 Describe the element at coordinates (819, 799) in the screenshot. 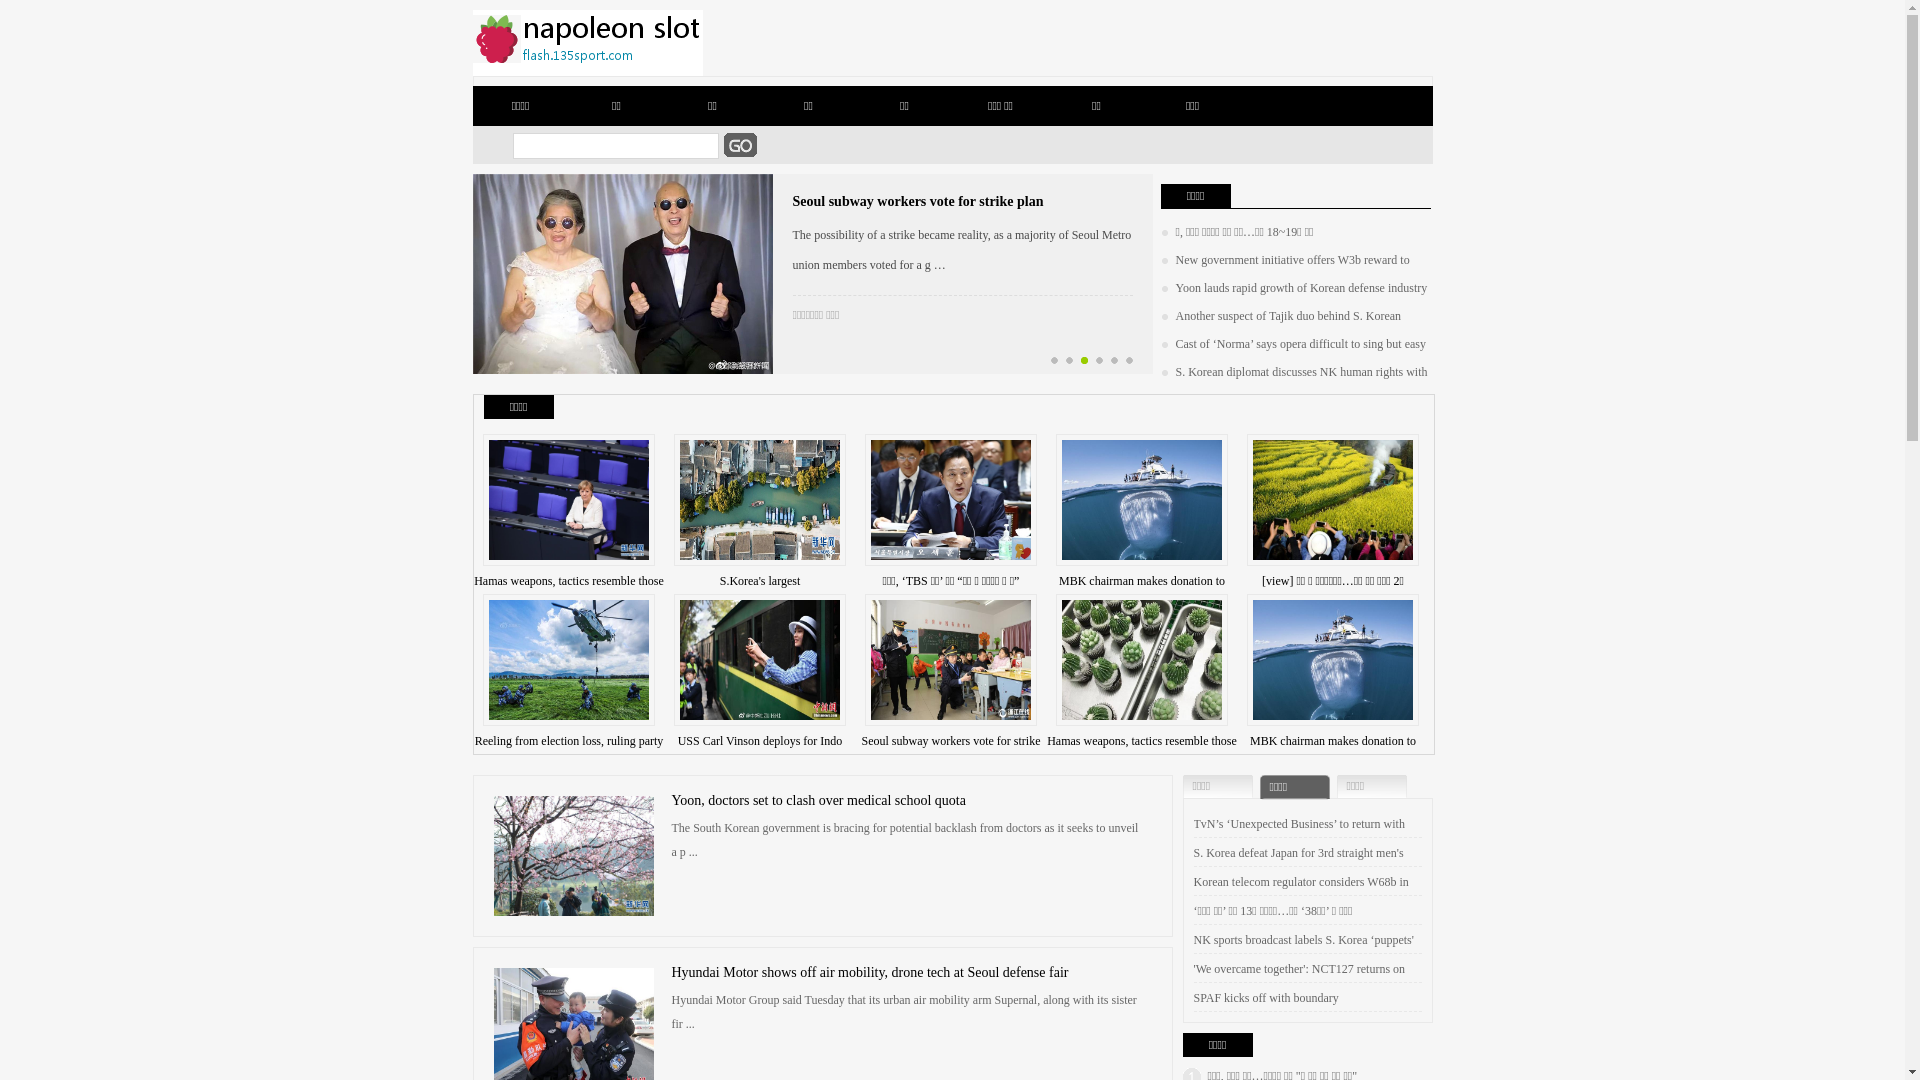

I see `'Yoon, doctors set to clash over medical school quota'` at that location.